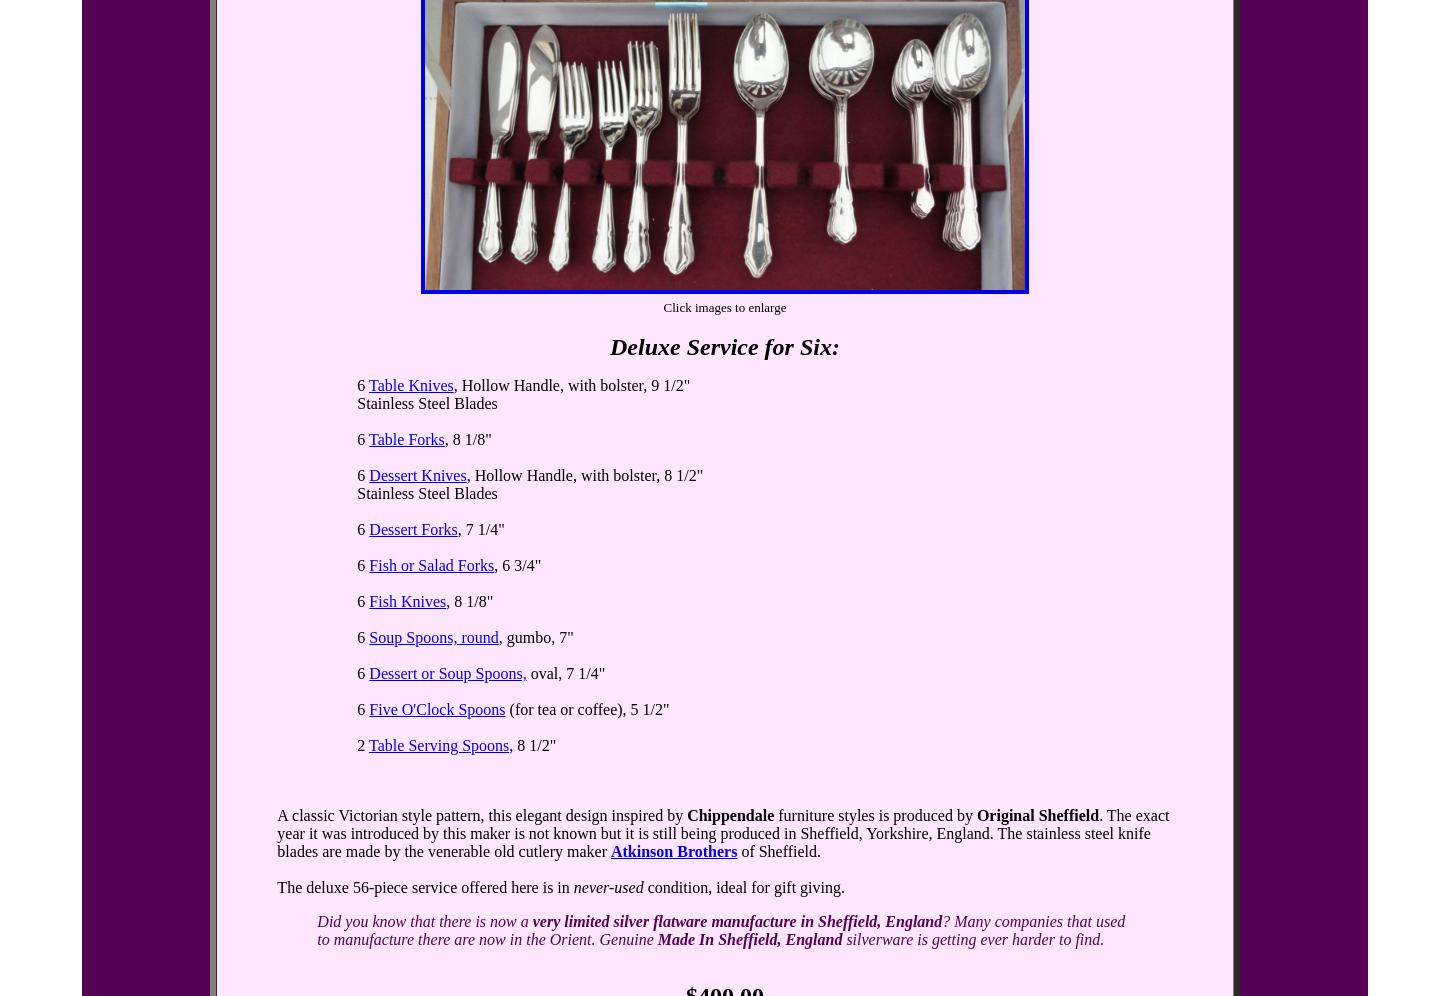  What do you see at coordinates (411, 529) in the screenshot?
I see `'Dessert Forks'` at bounding box center [411, 529].